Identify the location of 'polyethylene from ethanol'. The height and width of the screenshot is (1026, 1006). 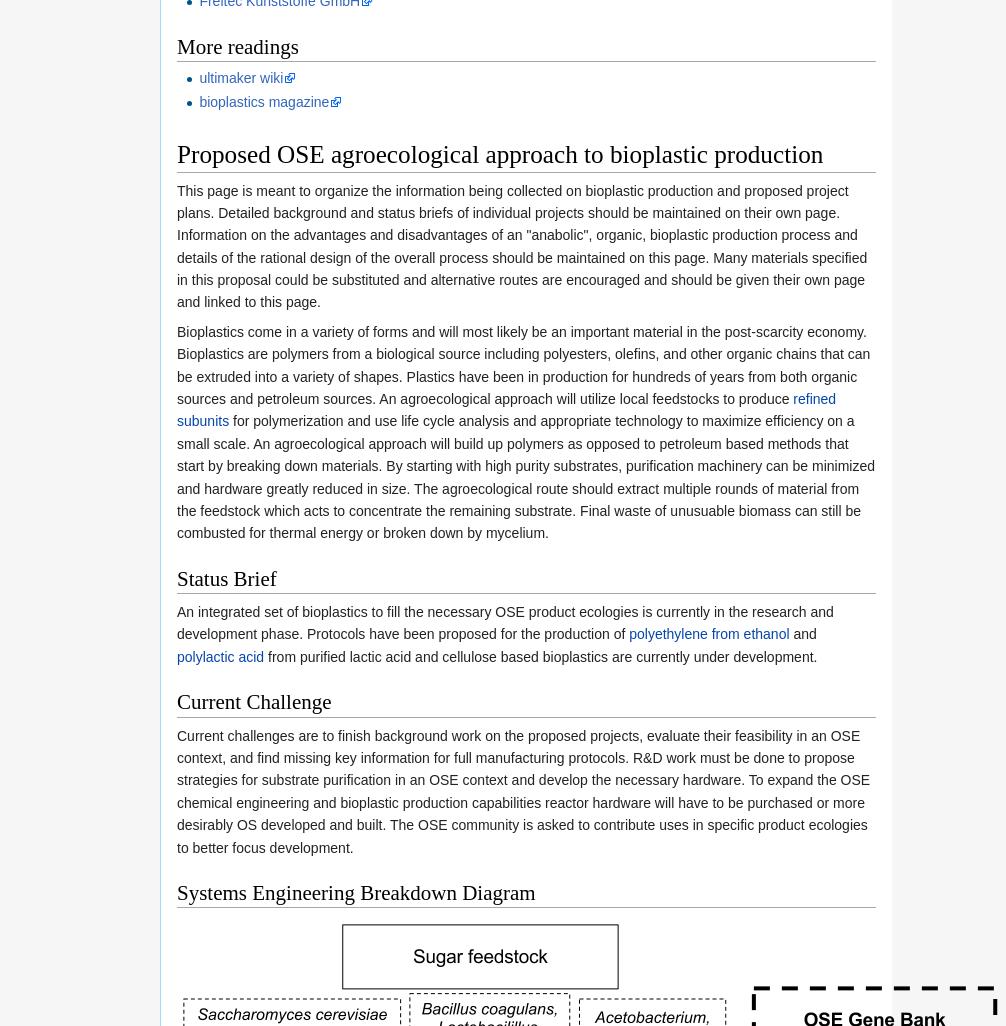
(709, 633).